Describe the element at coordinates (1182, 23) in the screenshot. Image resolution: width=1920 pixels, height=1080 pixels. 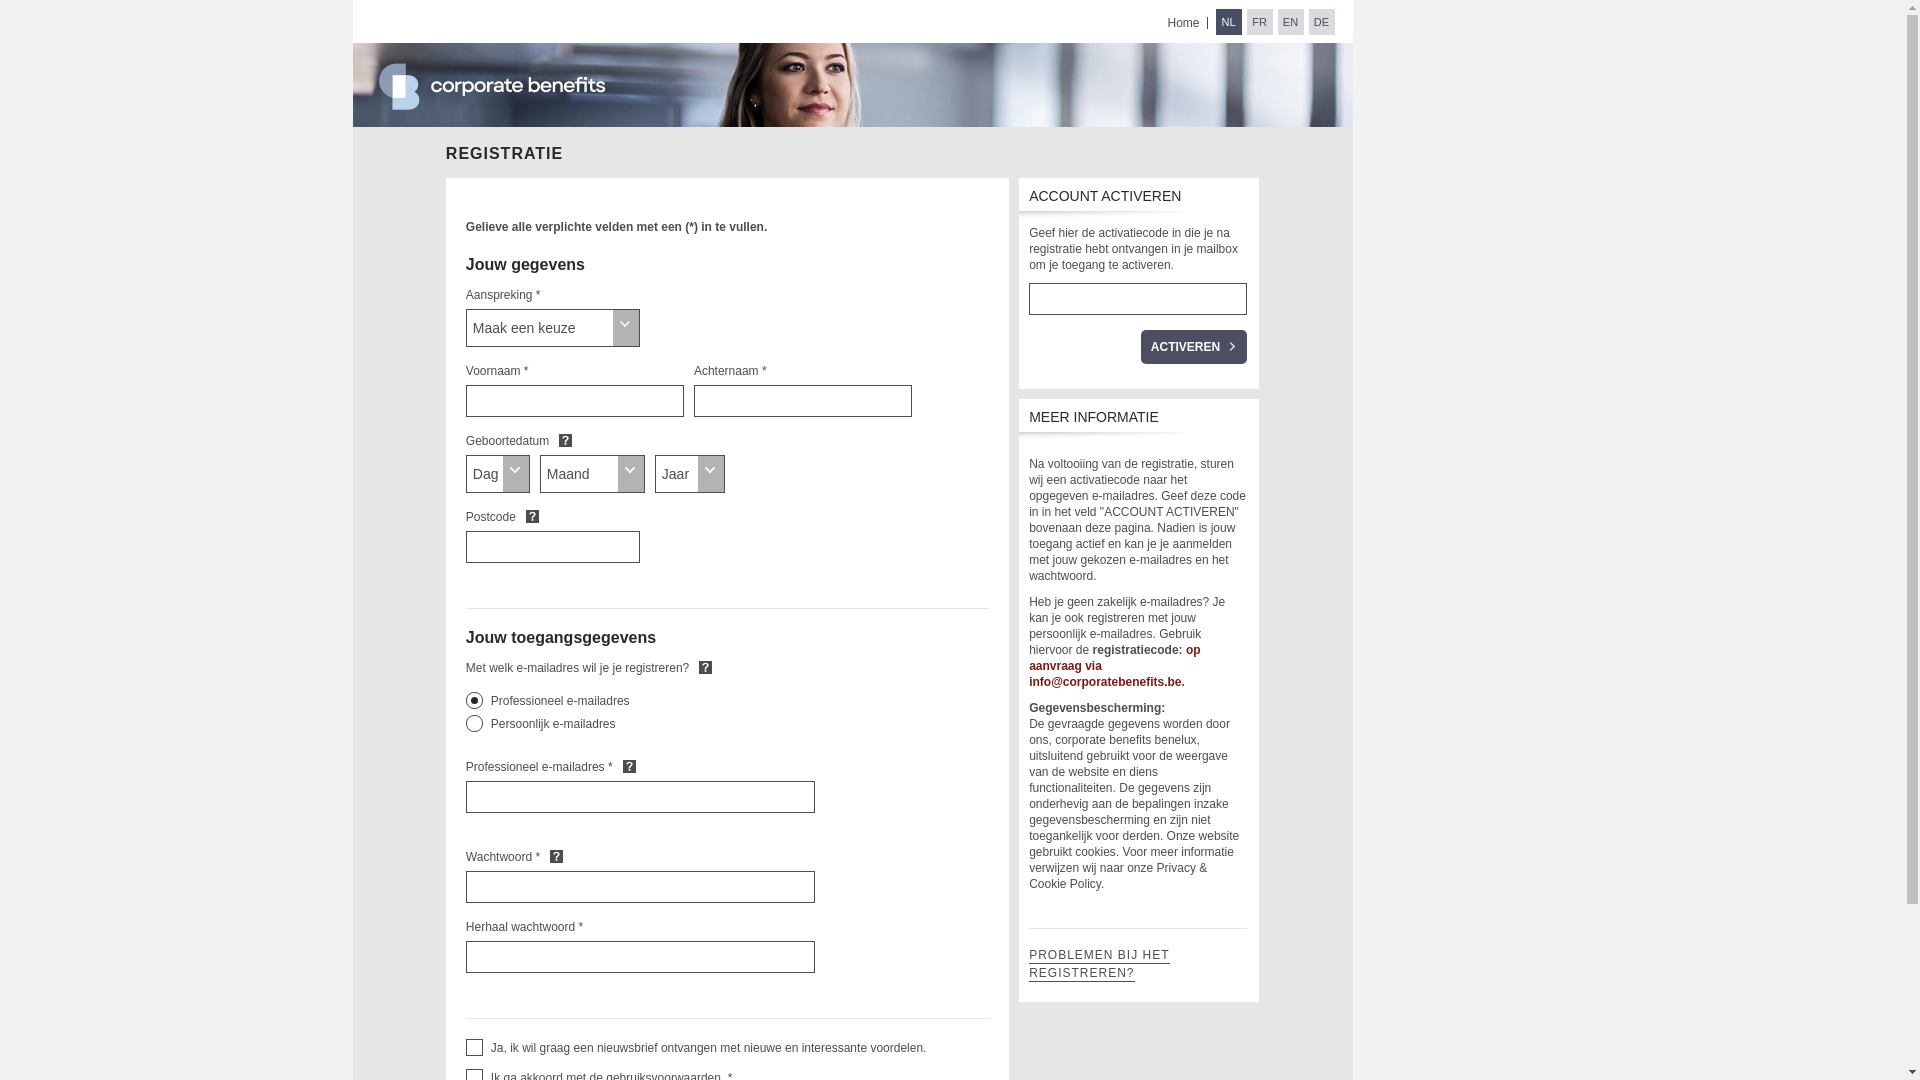
I see `'Home'` at that location.